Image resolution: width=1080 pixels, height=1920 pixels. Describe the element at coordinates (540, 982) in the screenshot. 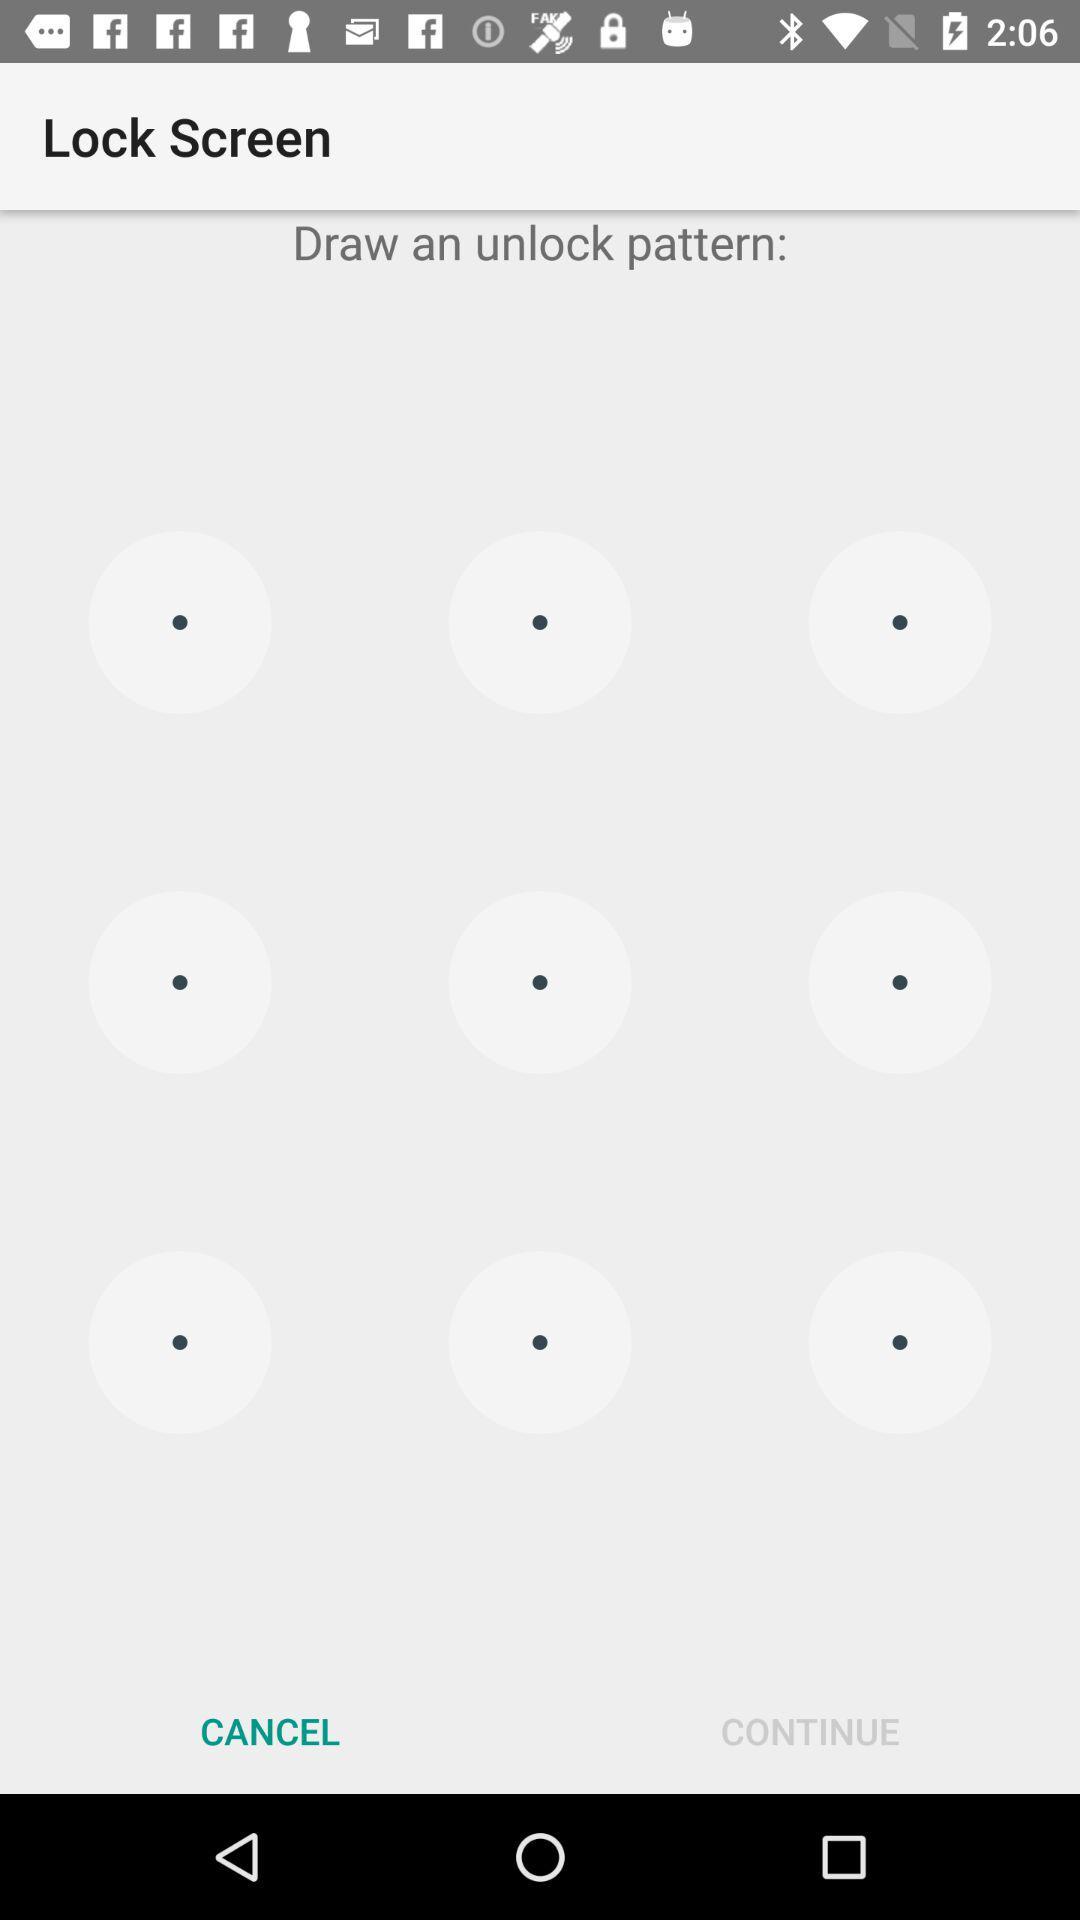

I see `the item below the draw an unlock app` at that location.